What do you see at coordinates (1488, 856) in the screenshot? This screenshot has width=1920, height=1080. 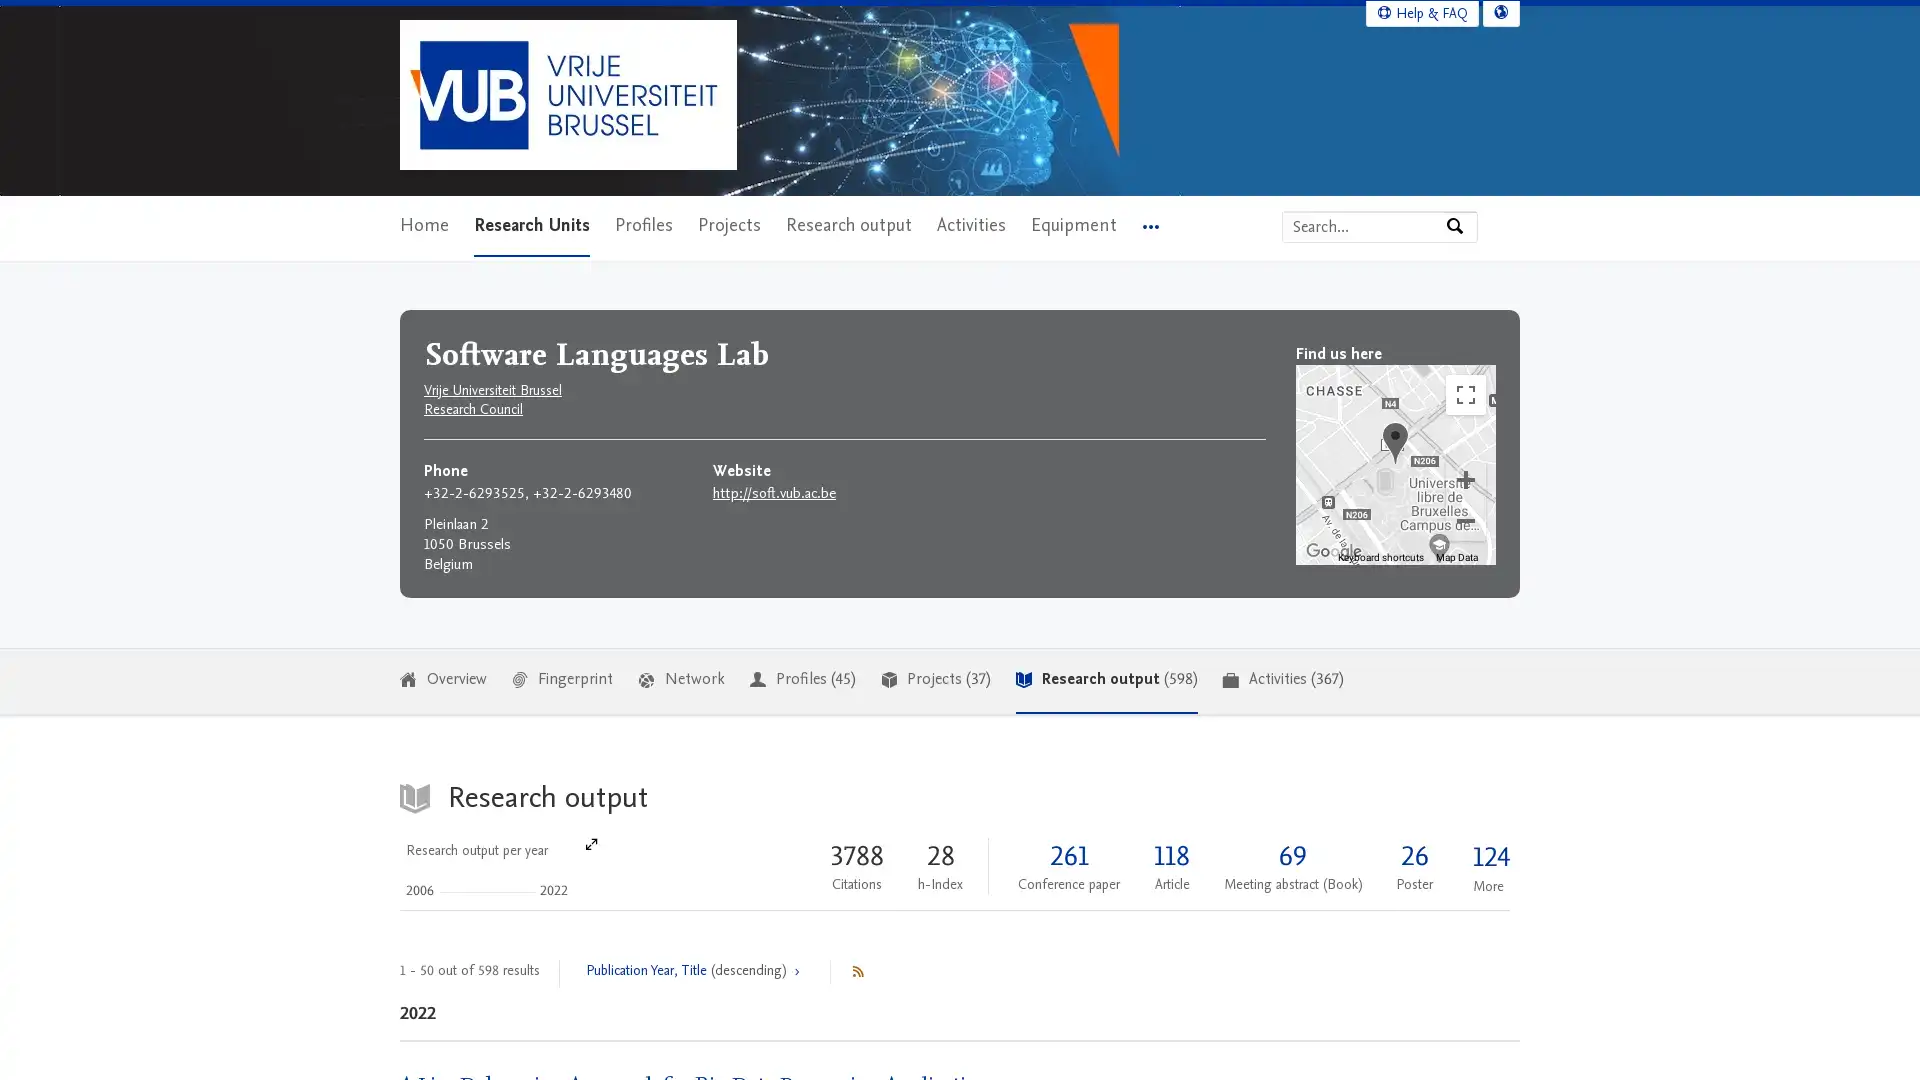 I see `124` at bounding box center [1488, 856].